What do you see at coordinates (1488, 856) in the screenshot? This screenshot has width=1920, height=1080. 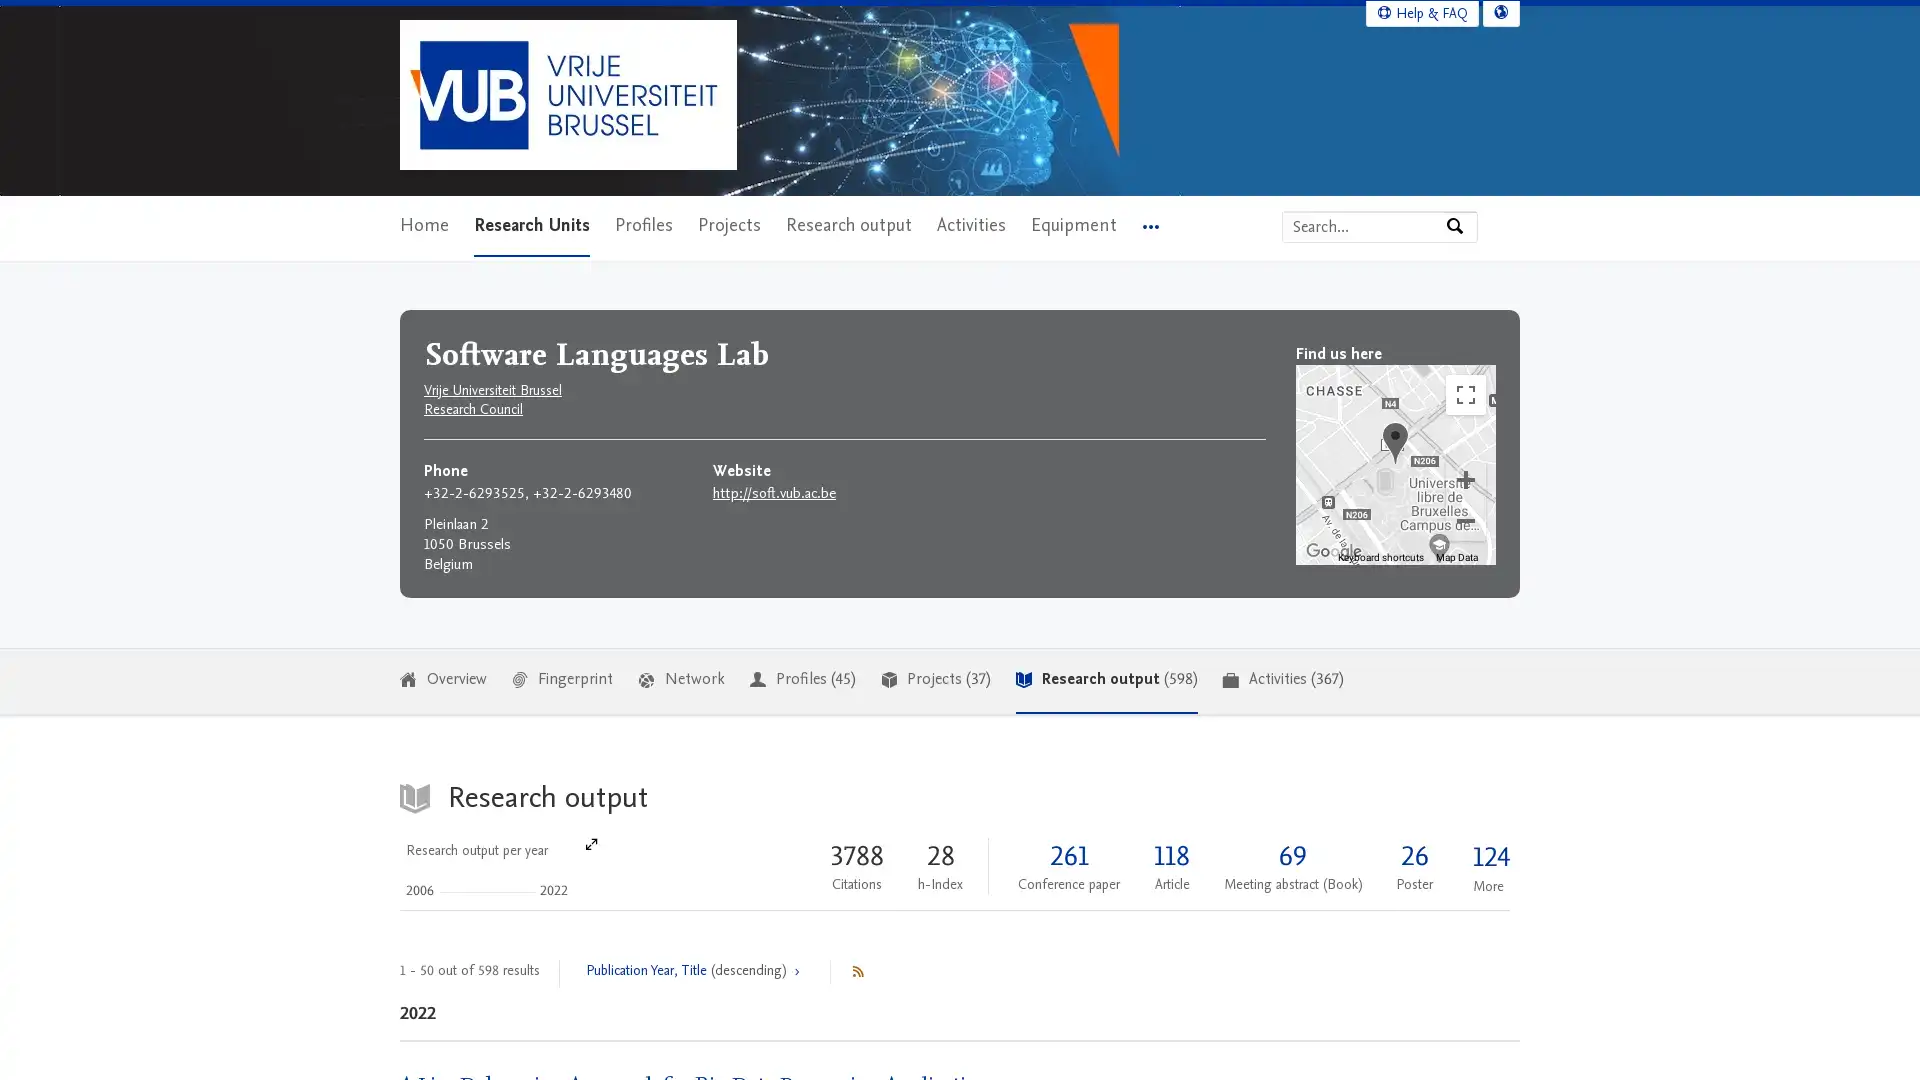 I see `124` at bounding box center [1488, 856].